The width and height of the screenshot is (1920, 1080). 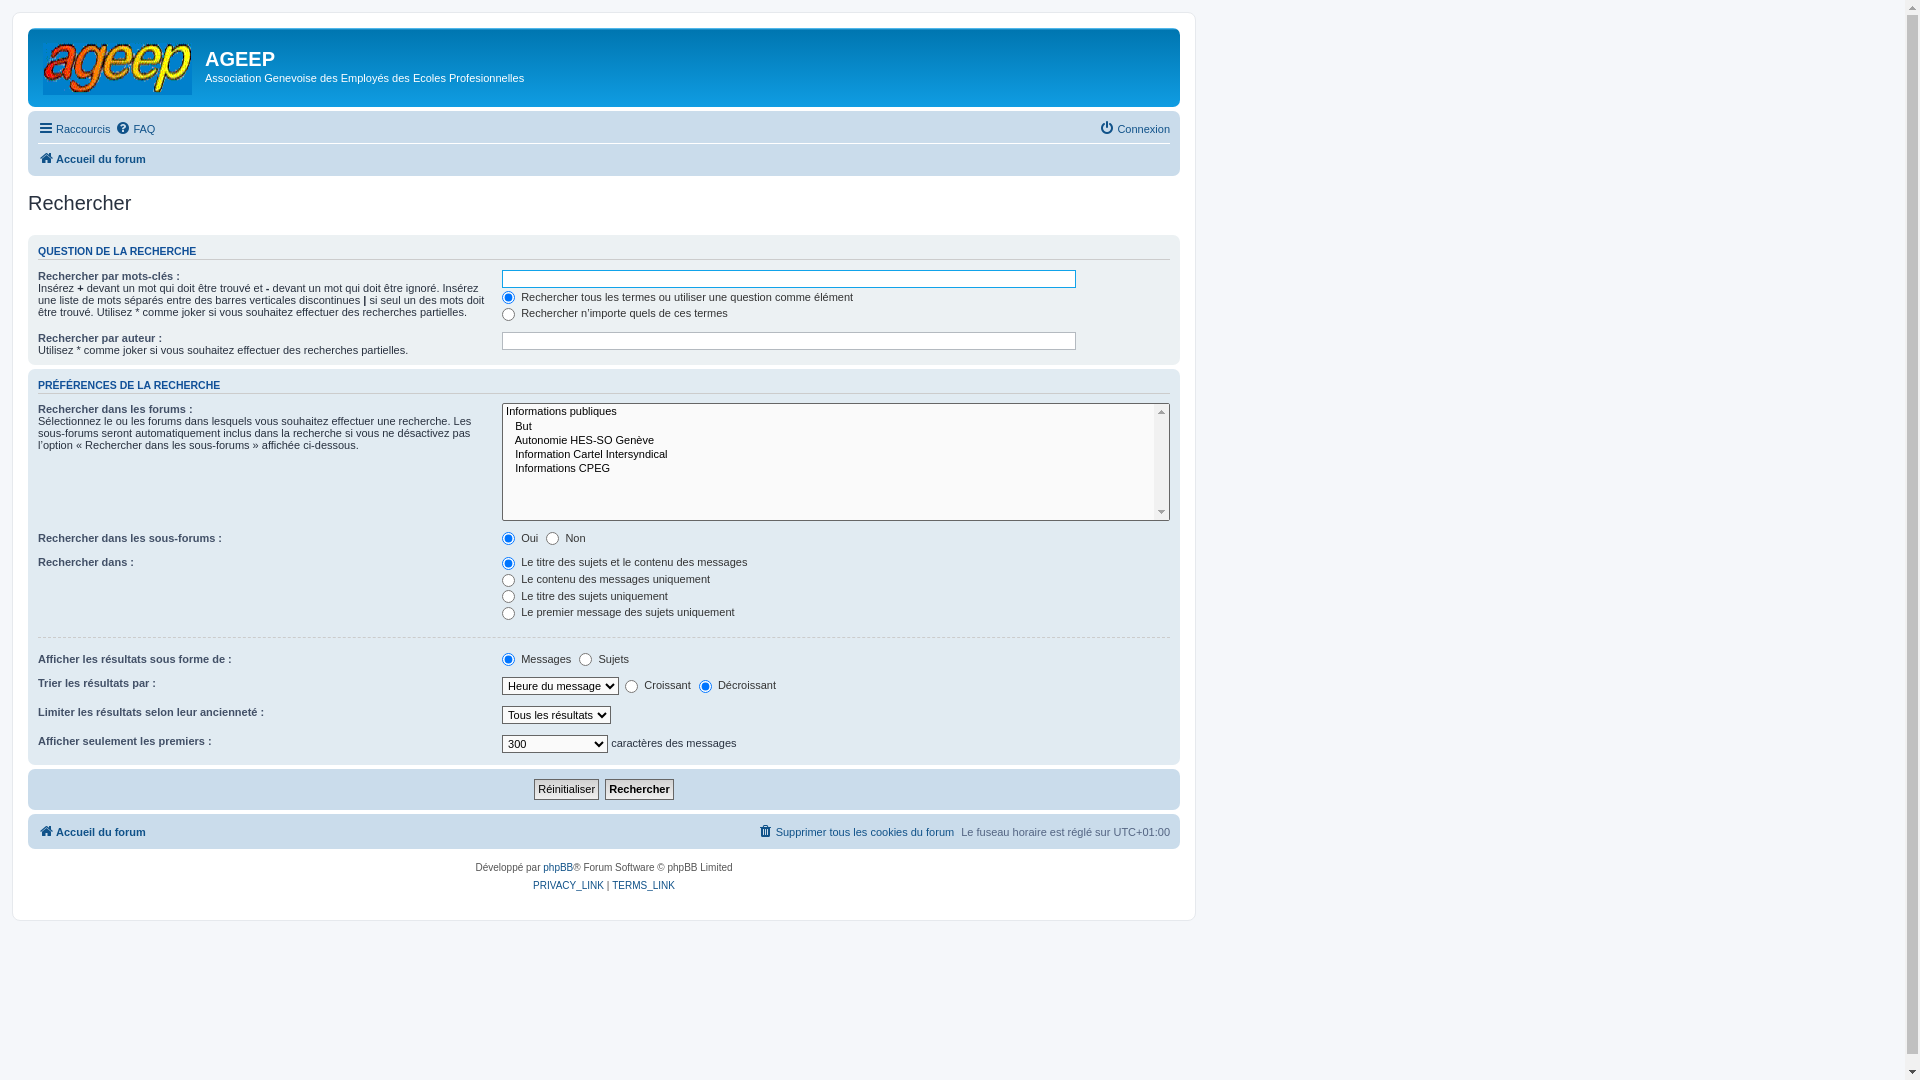 I want to click on 'FAQ', so click(x=133, y=128).